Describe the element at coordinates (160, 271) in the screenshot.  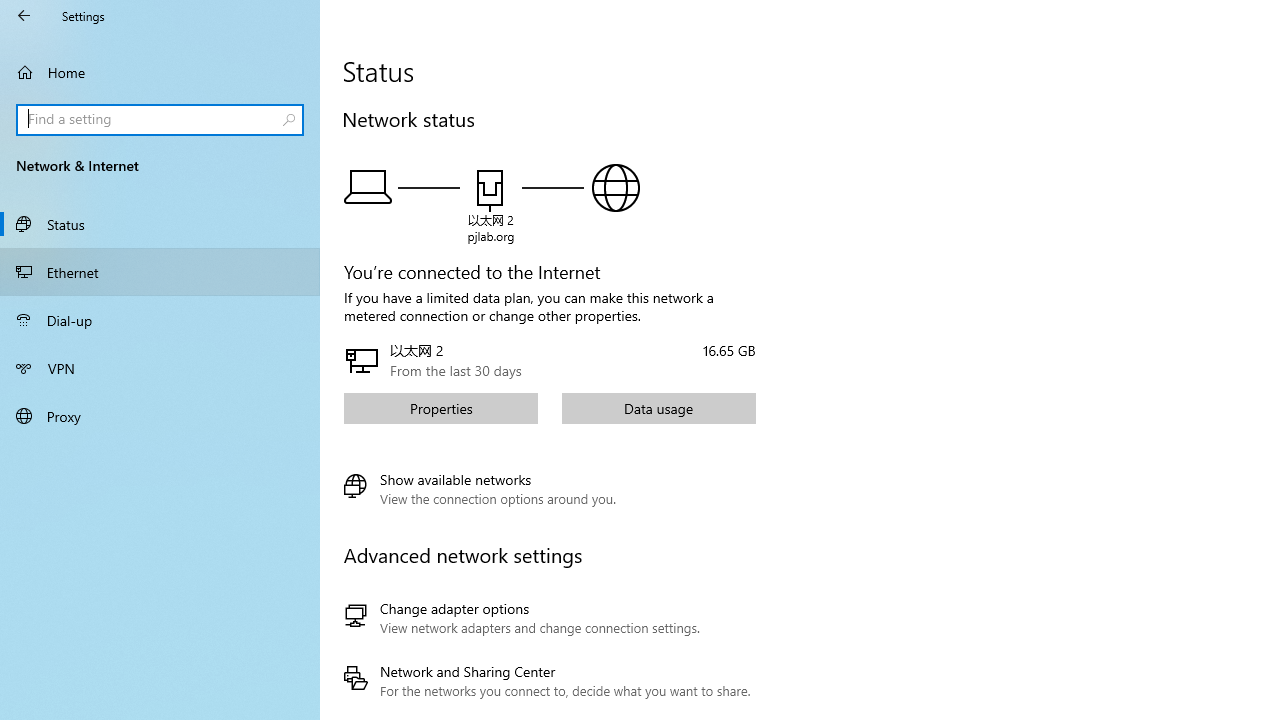
I see `'Ethernet'` at that location.